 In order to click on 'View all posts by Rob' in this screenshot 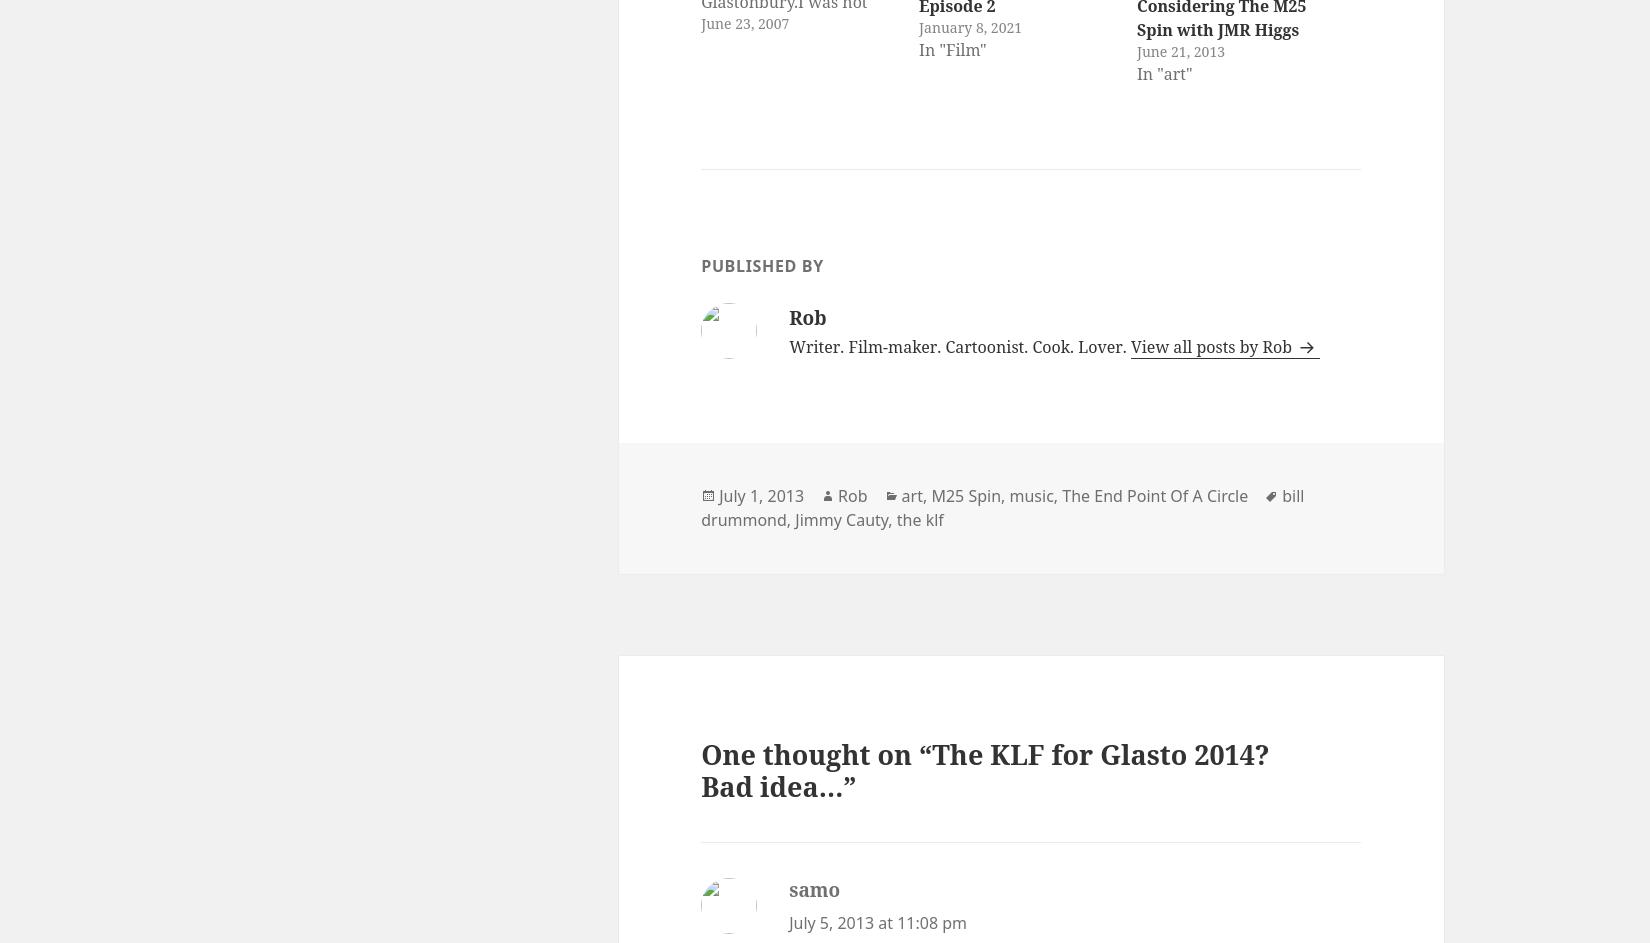, I will do `click(1129, 347)`.